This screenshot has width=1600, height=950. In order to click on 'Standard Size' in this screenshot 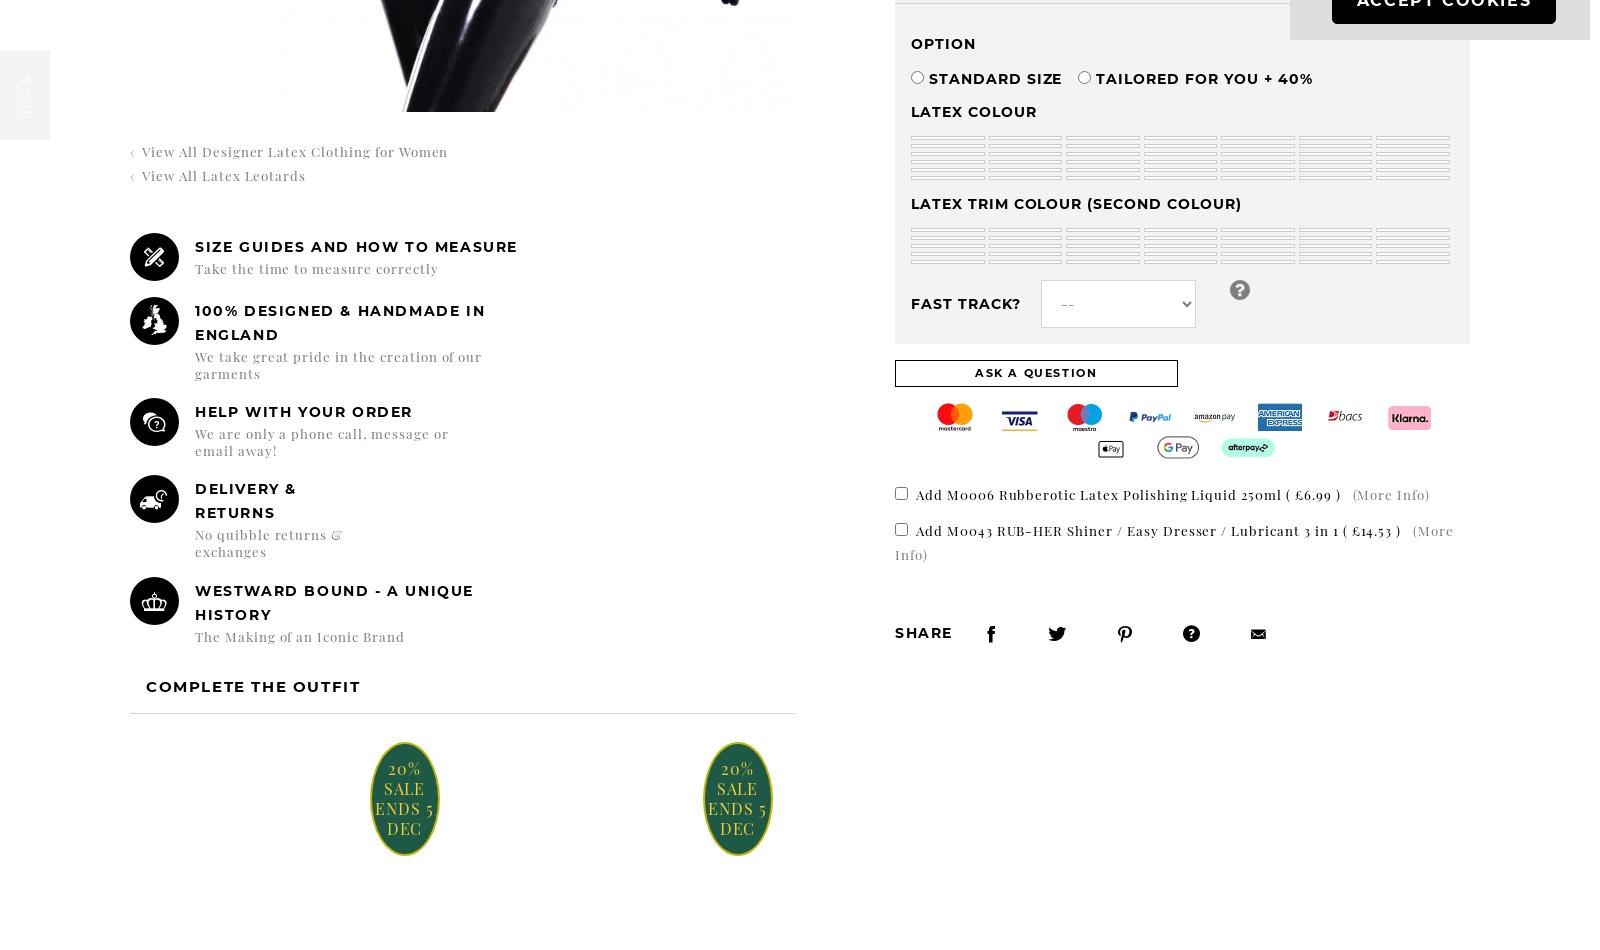, I will do `click(926, 77)`.